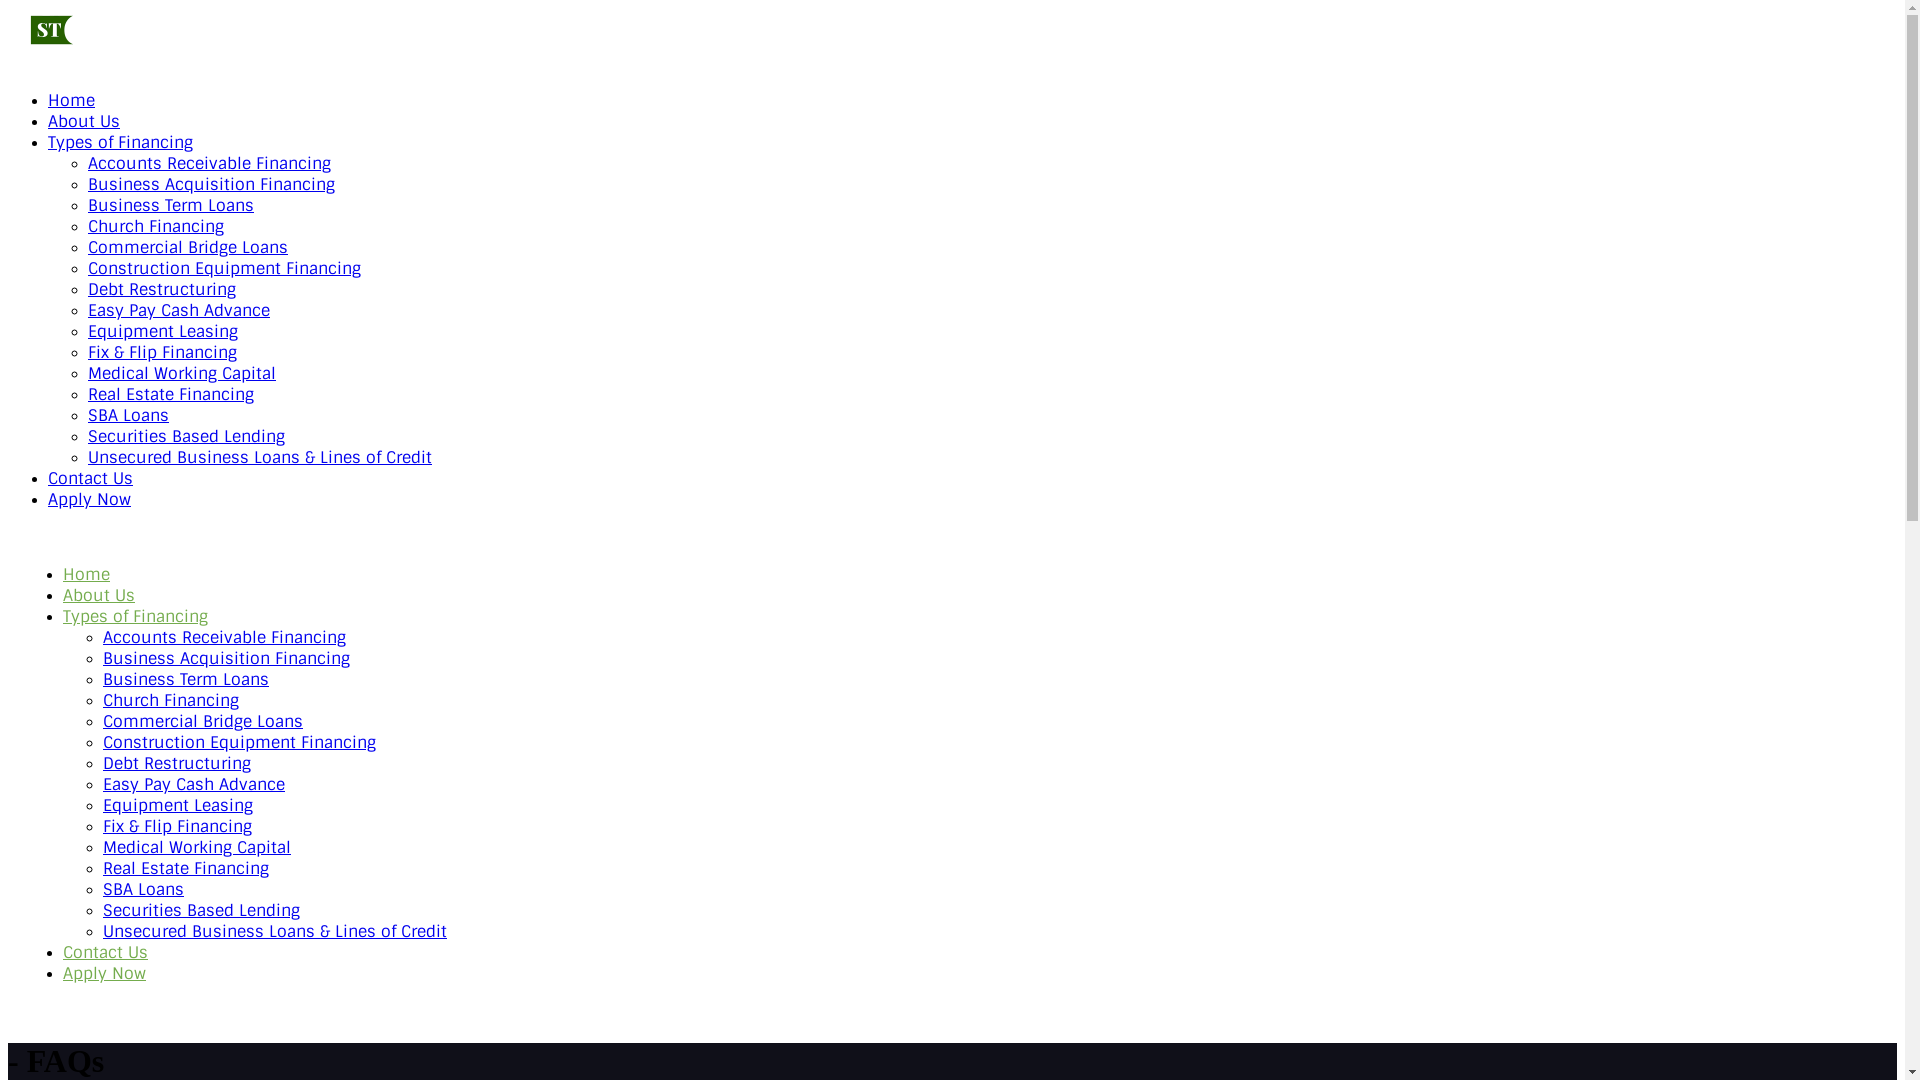 This screenshot has width=1920, height=1080. What do you see at coordinates (171, 205) in the screenshot?
I see `'Business Term Loans'` at bounding box center [171, 205].